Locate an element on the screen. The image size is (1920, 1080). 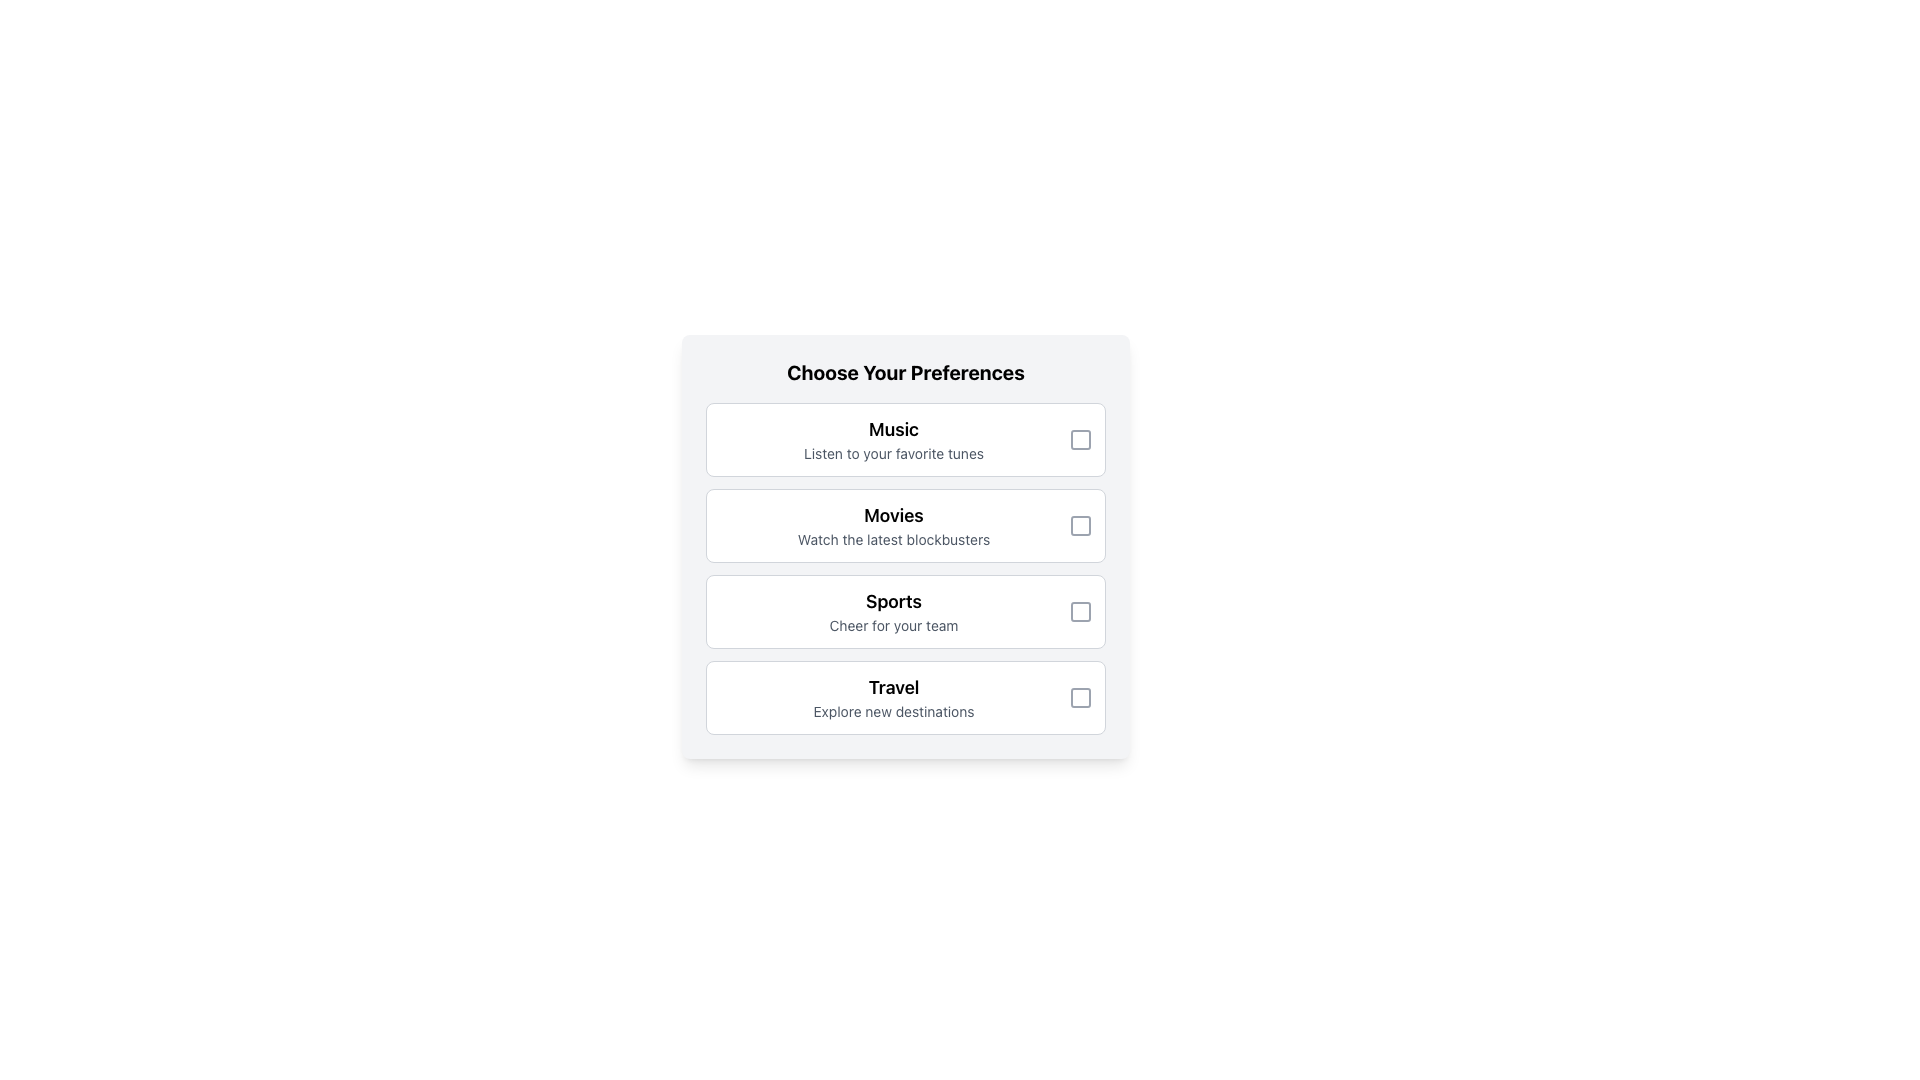
text of the 'Sports' category label, which is the third option in the preferences selection module under 'Choose Your Preferences' is located at coordinates (892, 611).